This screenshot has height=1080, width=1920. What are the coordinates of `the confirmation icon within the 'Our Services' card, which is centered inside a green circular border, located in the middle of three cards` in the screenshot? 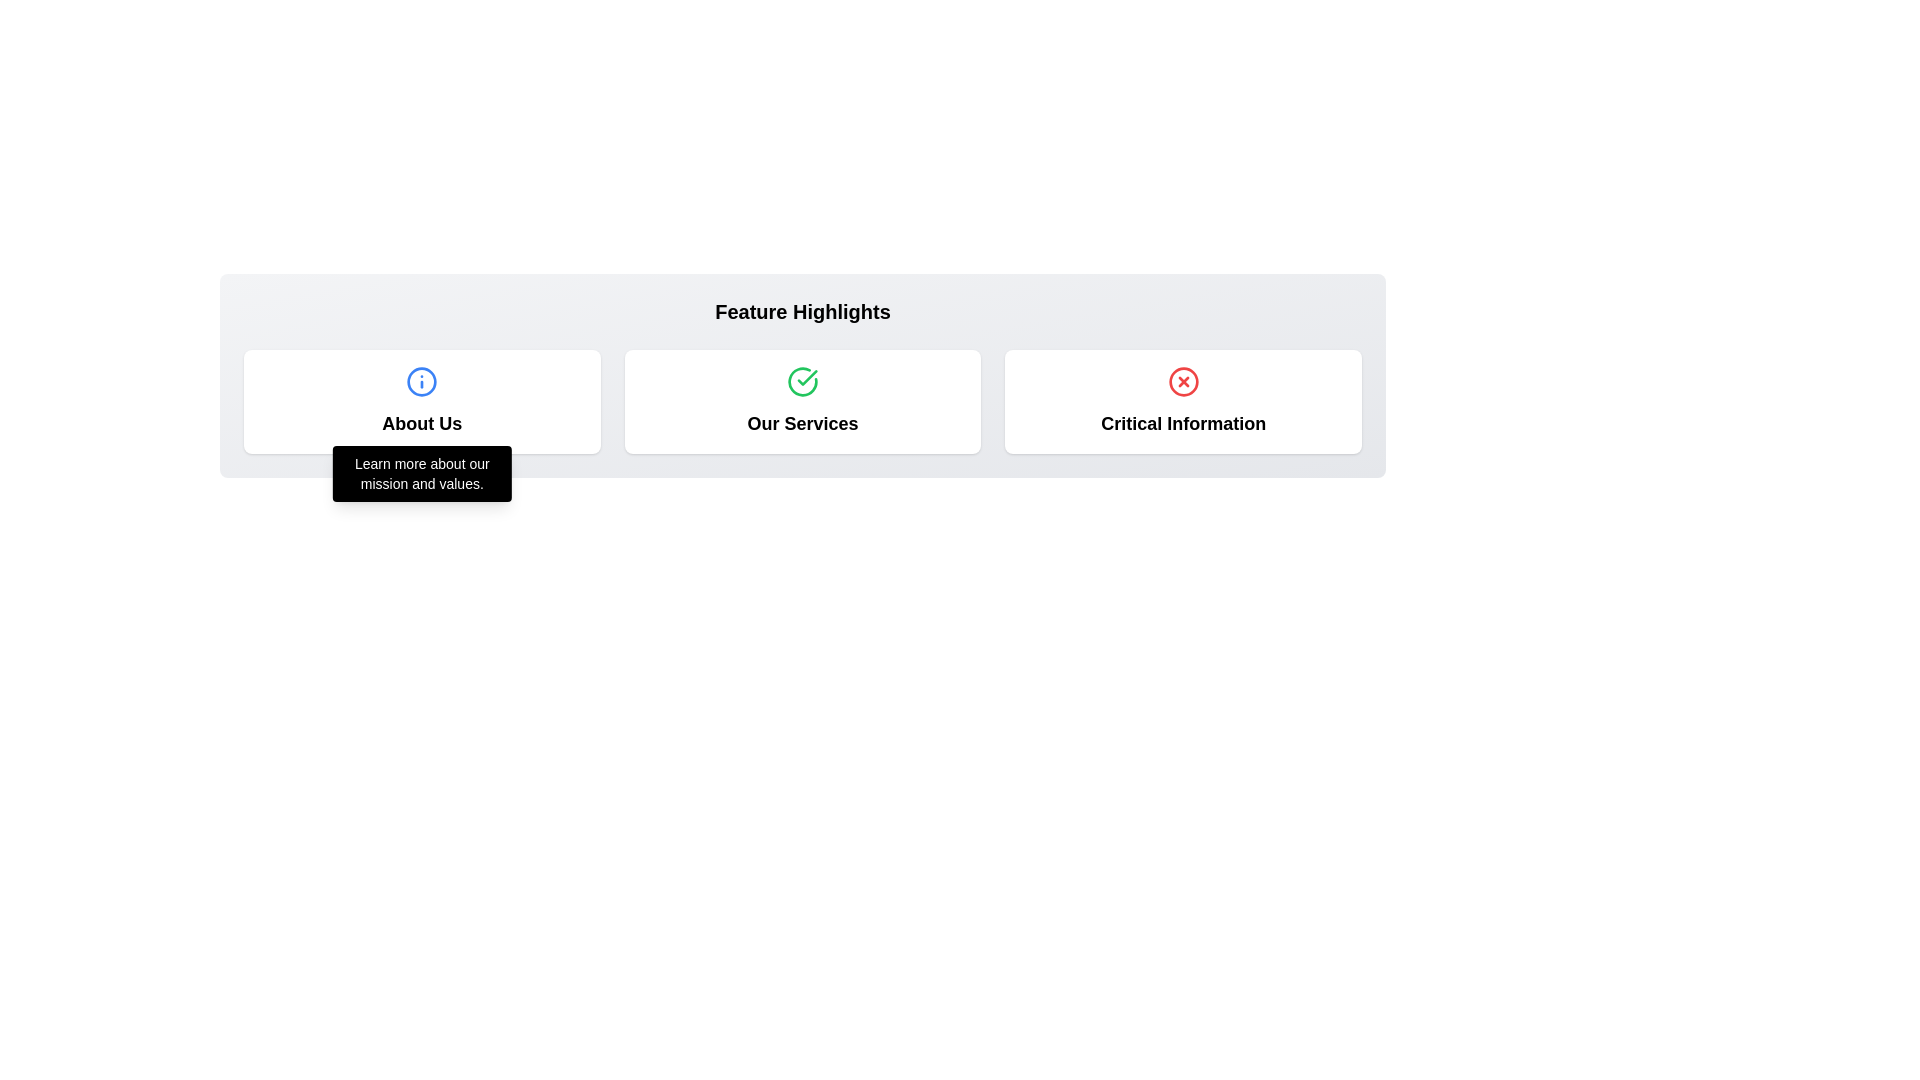 It's located at (807, 378).